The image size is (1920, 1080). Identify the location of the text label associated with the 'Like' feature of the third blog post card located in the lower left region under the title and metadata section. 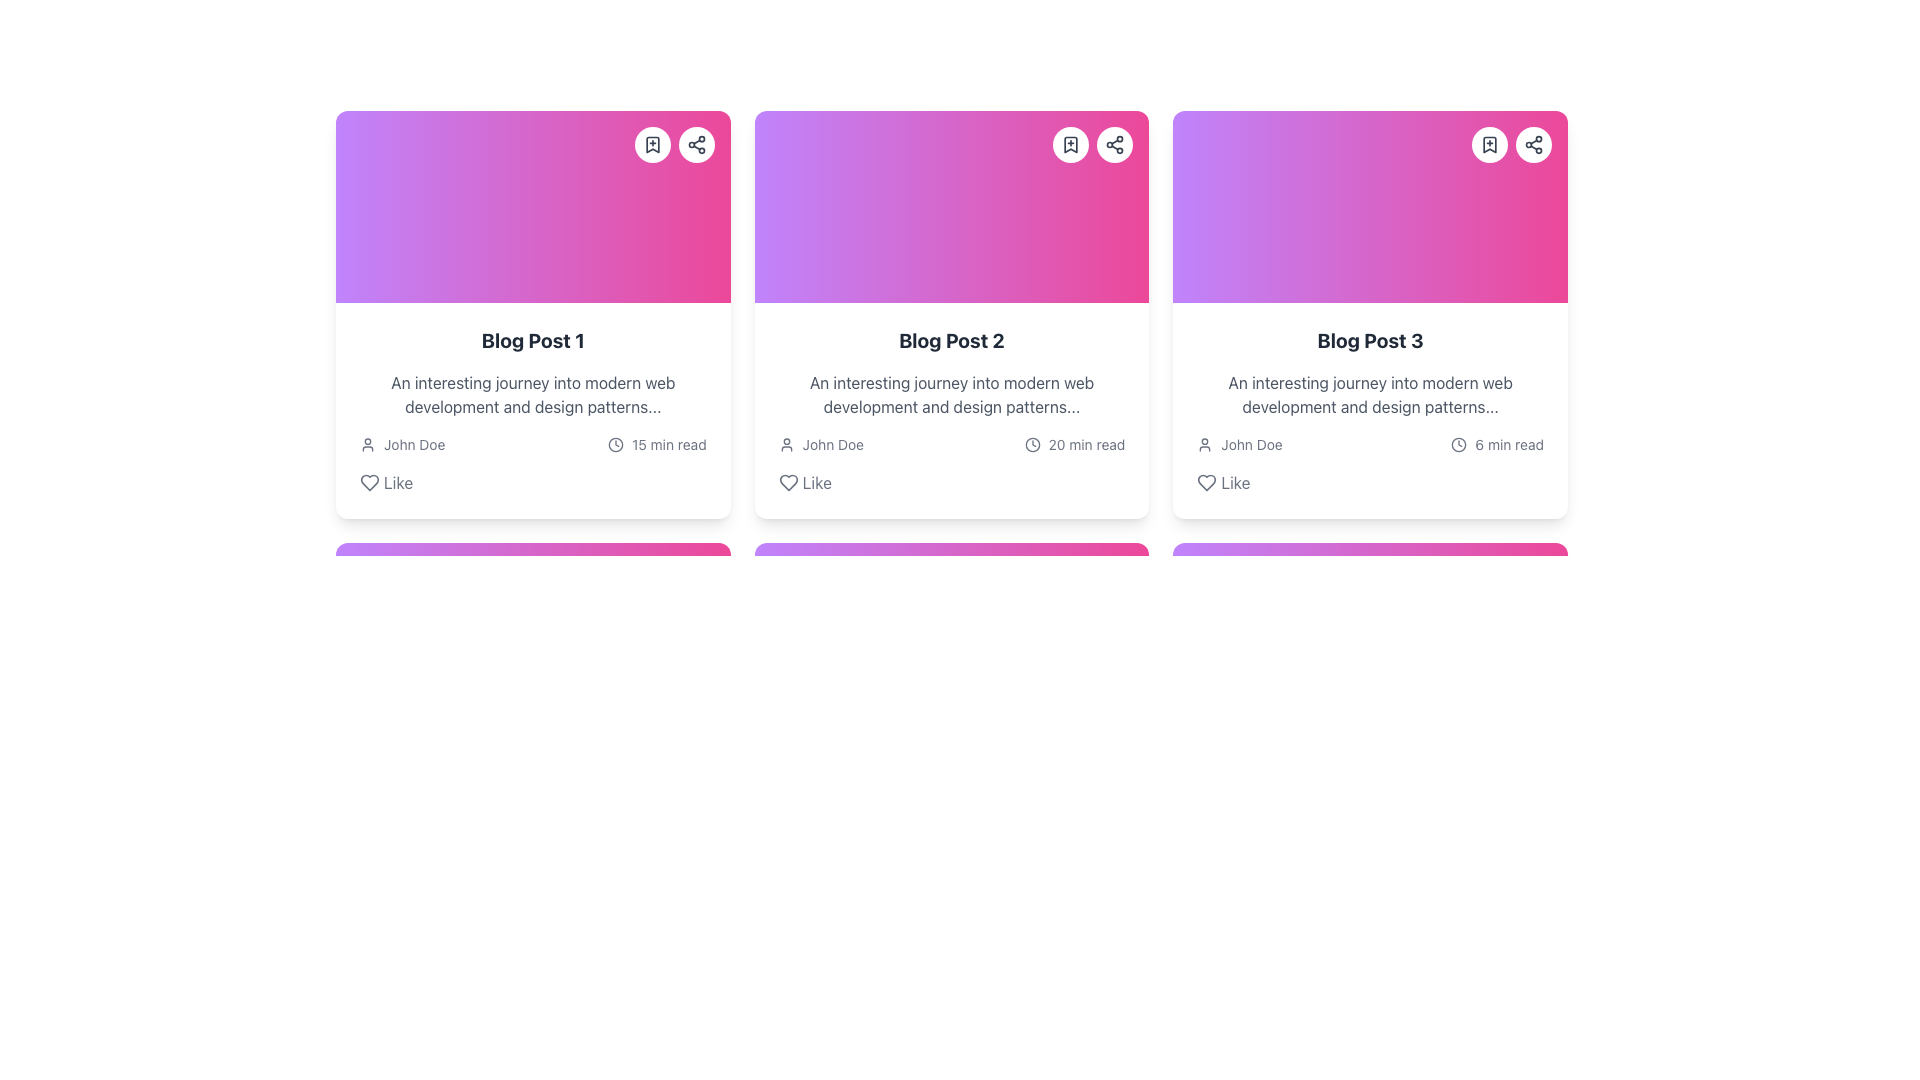
(1234, 482).